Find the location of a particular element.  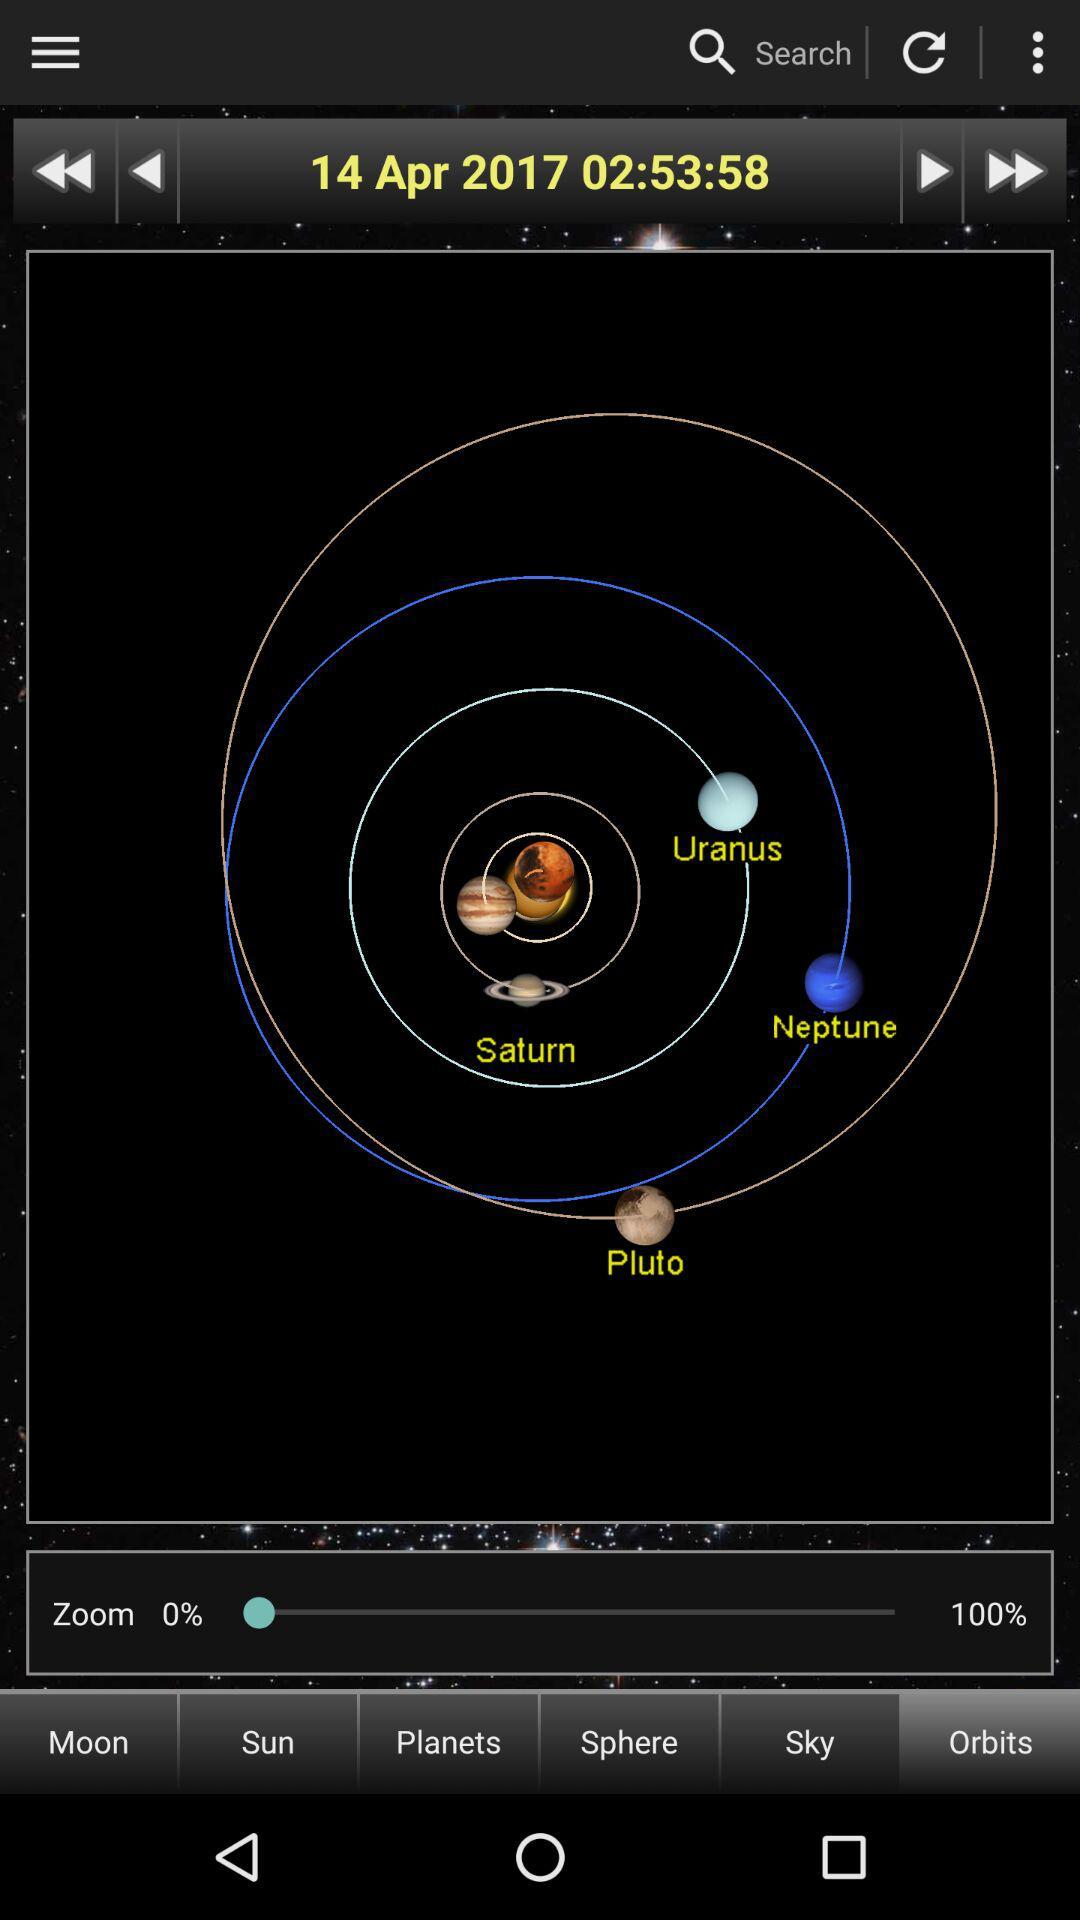

the app next to search is located at coordinates (712, 52).